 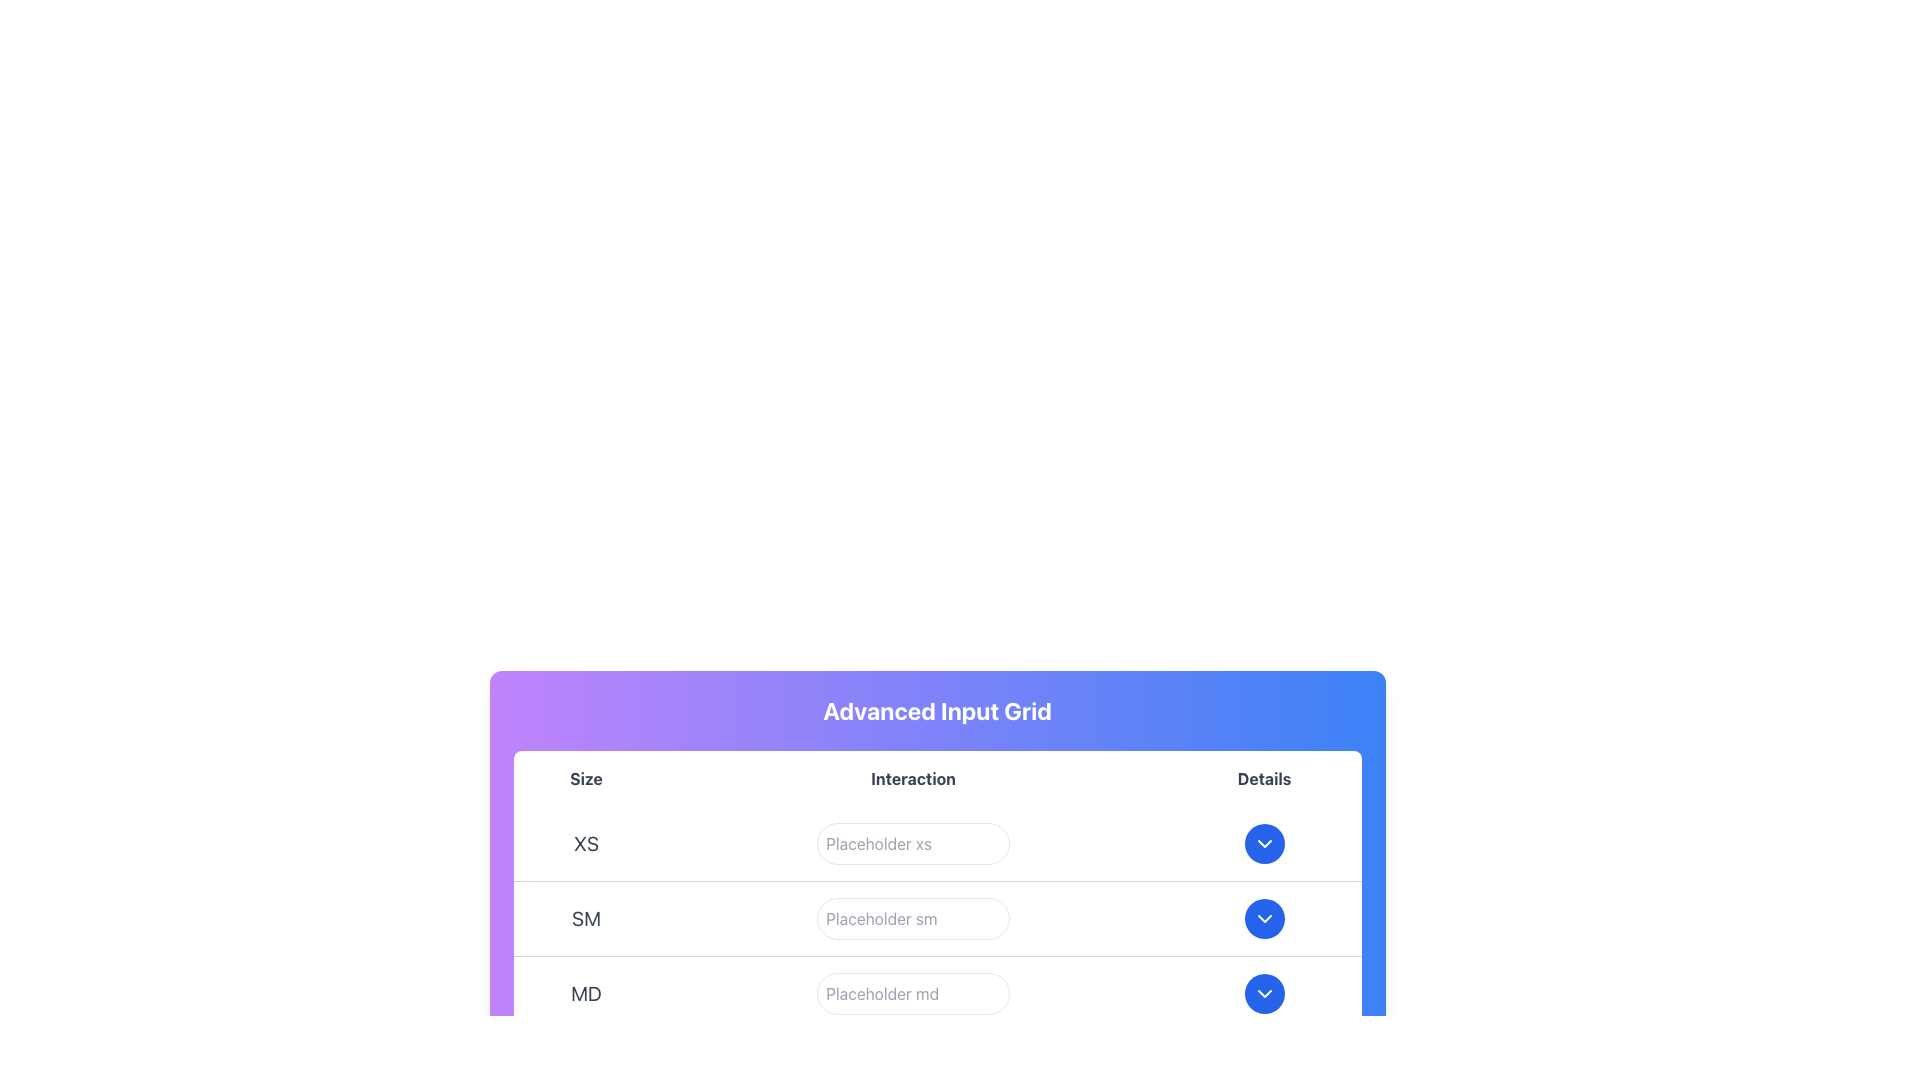 I want to click on the text input box with rounded edges and placeholder text 'Placeholder md' located under the 'Interaction' column of the 'MD' row to focus on it, so click(x=912, y=994).